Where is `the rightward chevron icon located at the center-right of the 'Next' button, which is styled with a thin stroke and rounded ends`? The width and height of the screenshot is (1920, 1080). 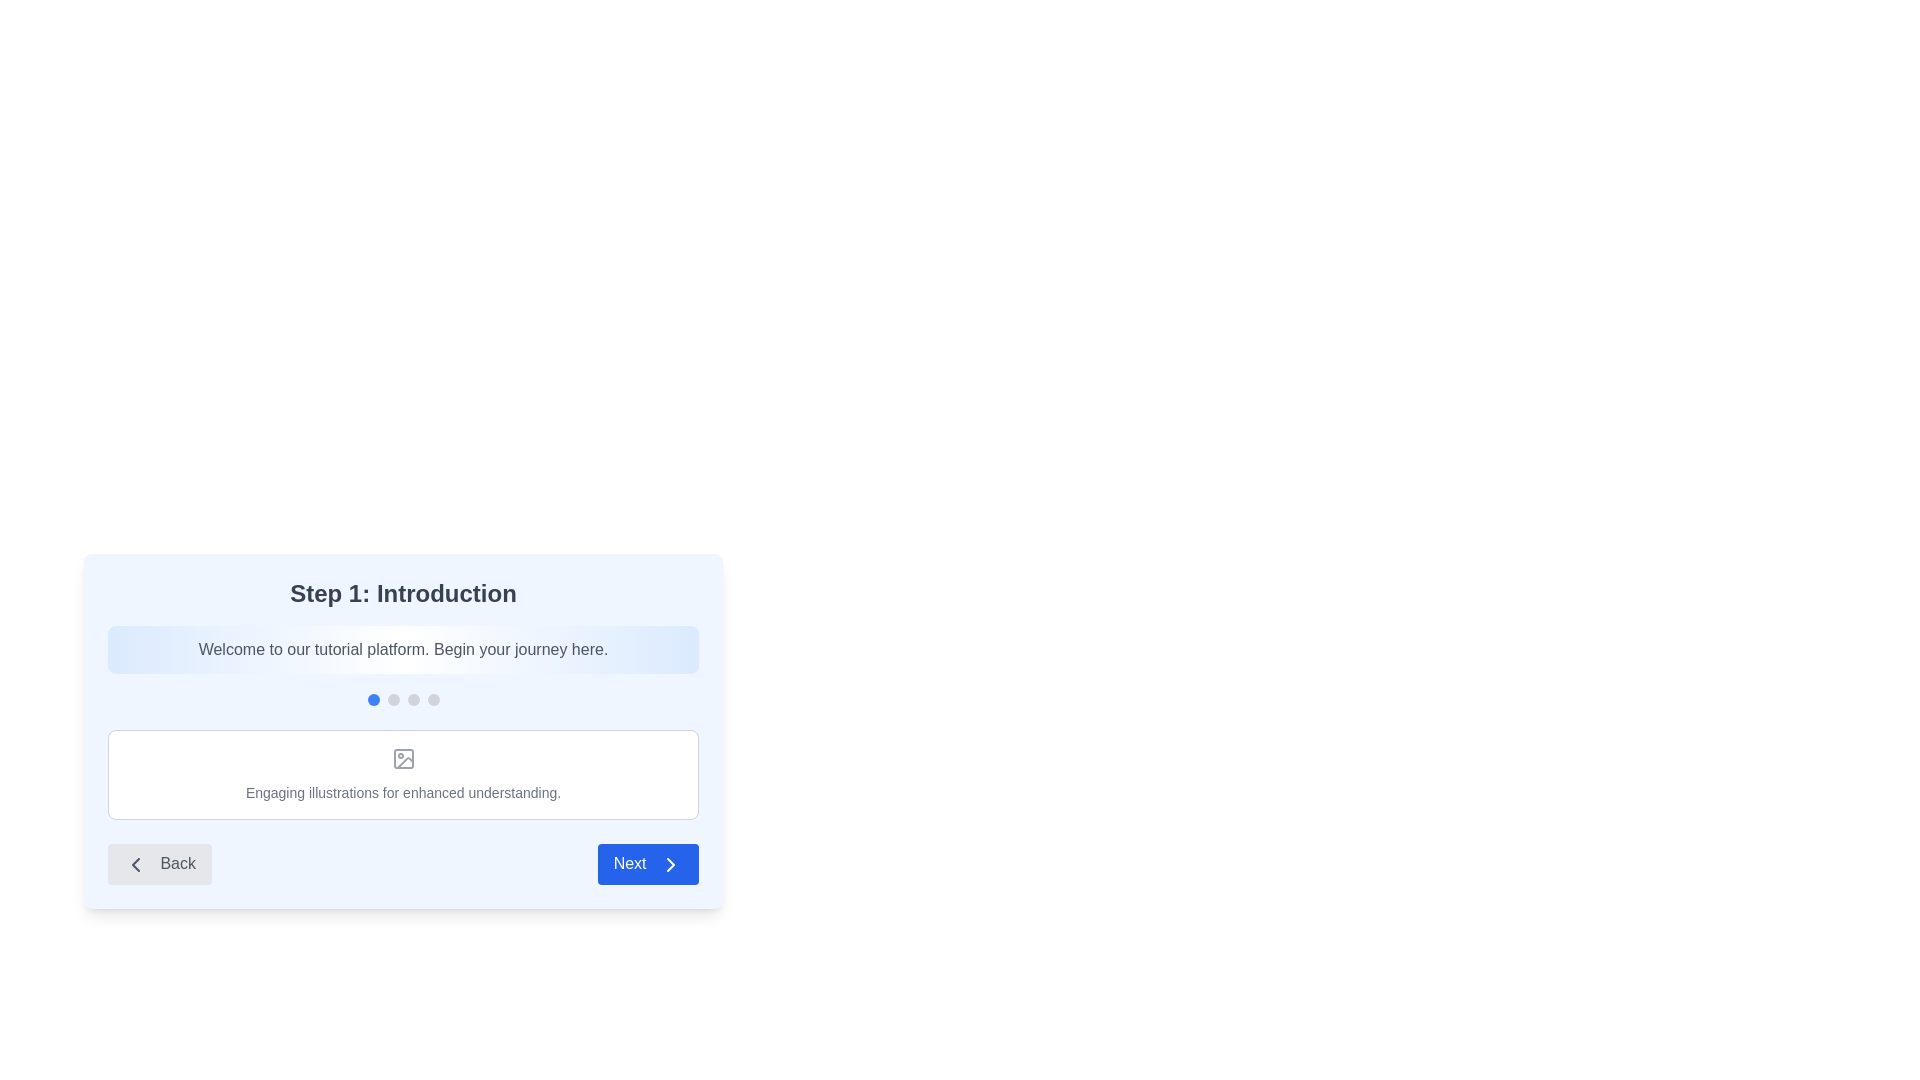 the rightward chevron icon located at the center-right of the 'Next' button, which is styled with a thin stroke and rounded ends is located at coordinates (671, 863).